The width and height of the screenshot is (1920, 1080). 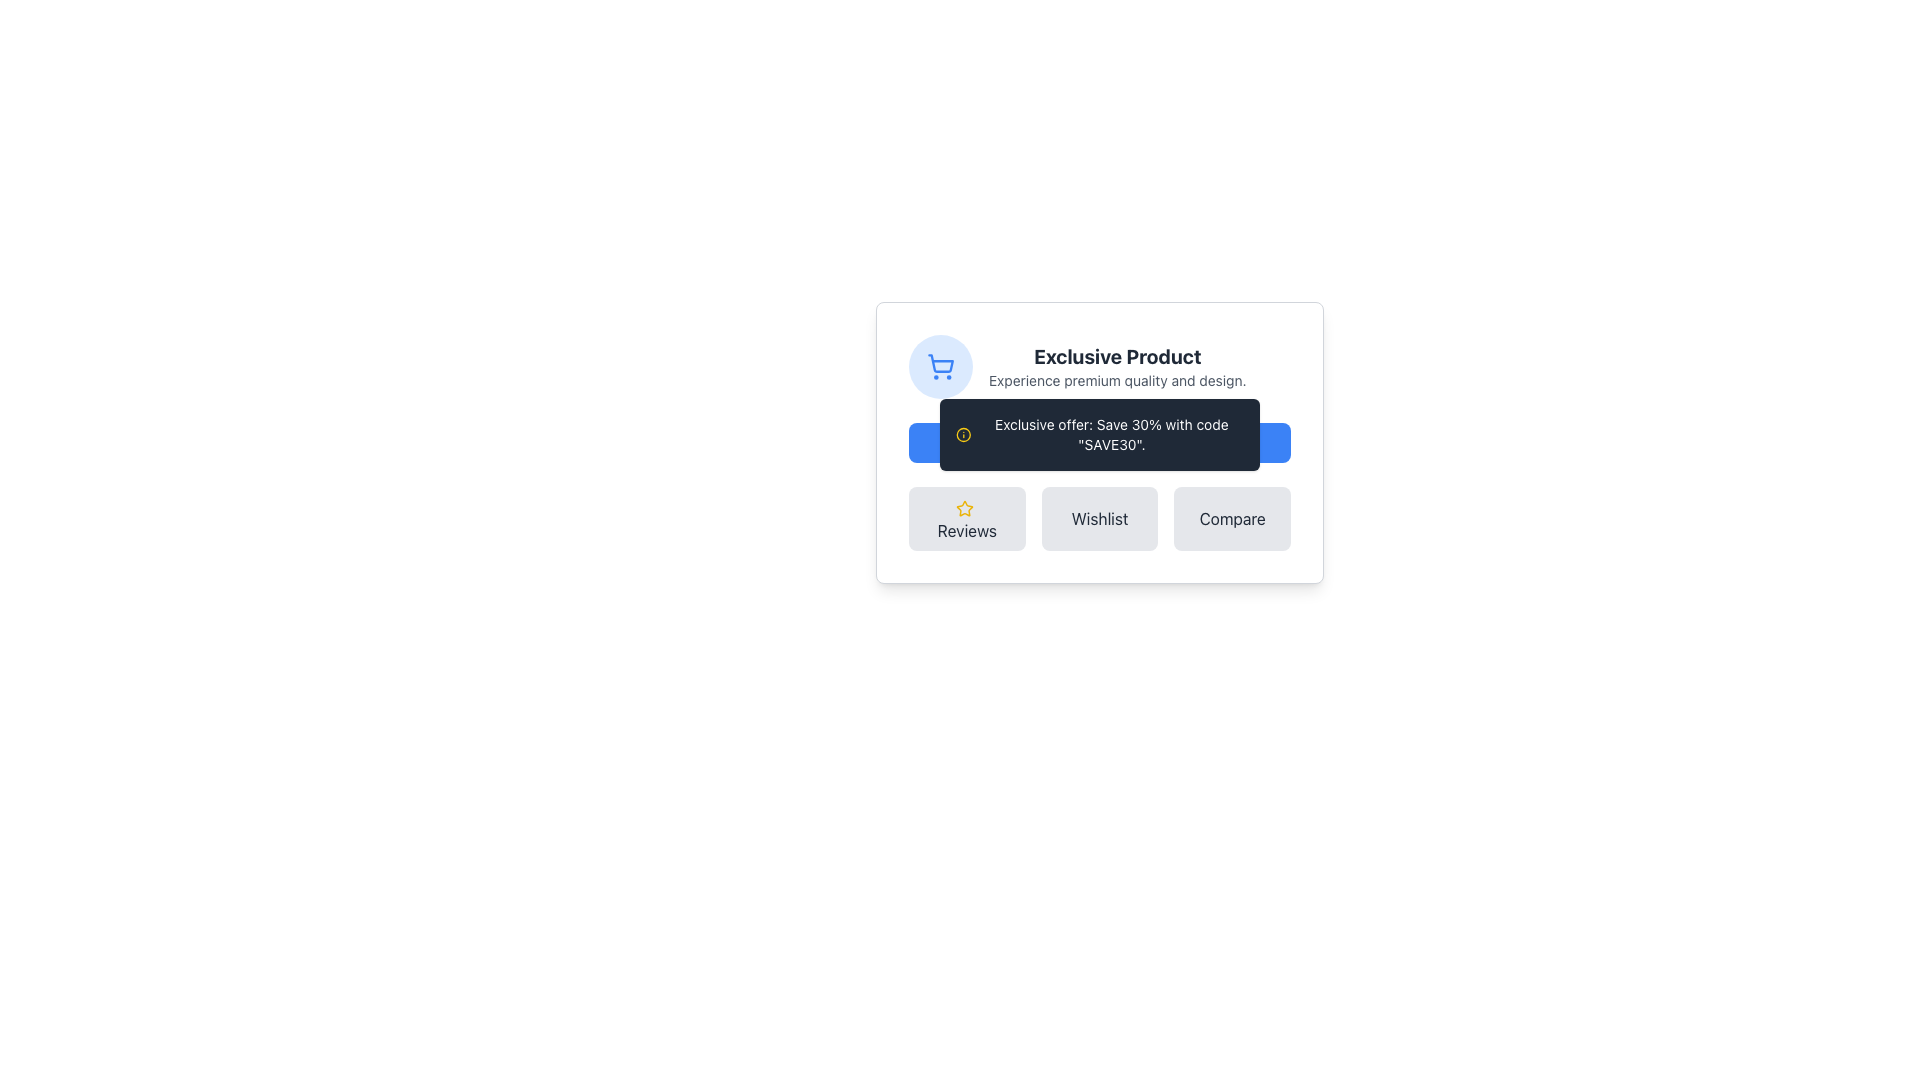 What do you see at coordinates (1116, 366) in the screenshot?
I see `text from the title and description text block located above the dark message box labeled 'Exclusive offer: Save 30% with code SAVE30.'` at bounding box center [1116, 366].